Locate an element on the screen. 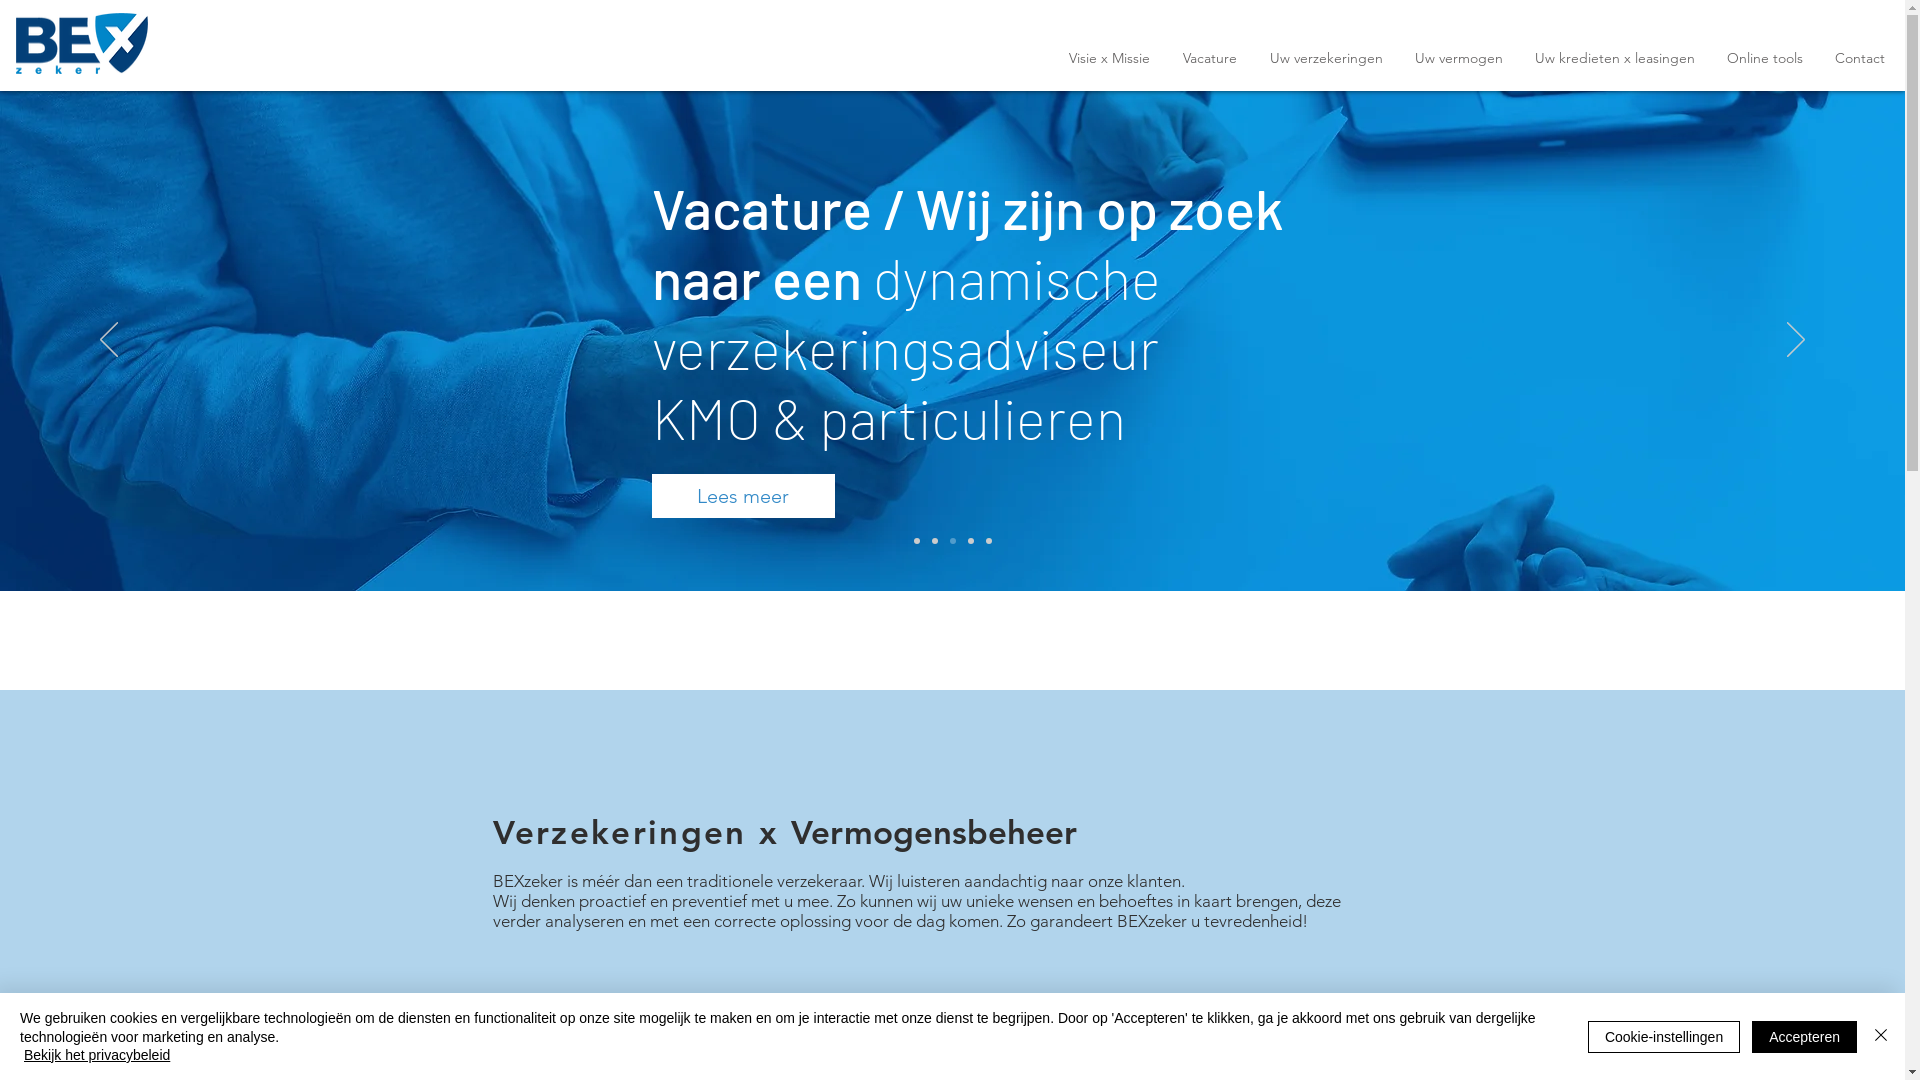  'Bekijk het privacybeleid' is located at coordinates (24, 1054).